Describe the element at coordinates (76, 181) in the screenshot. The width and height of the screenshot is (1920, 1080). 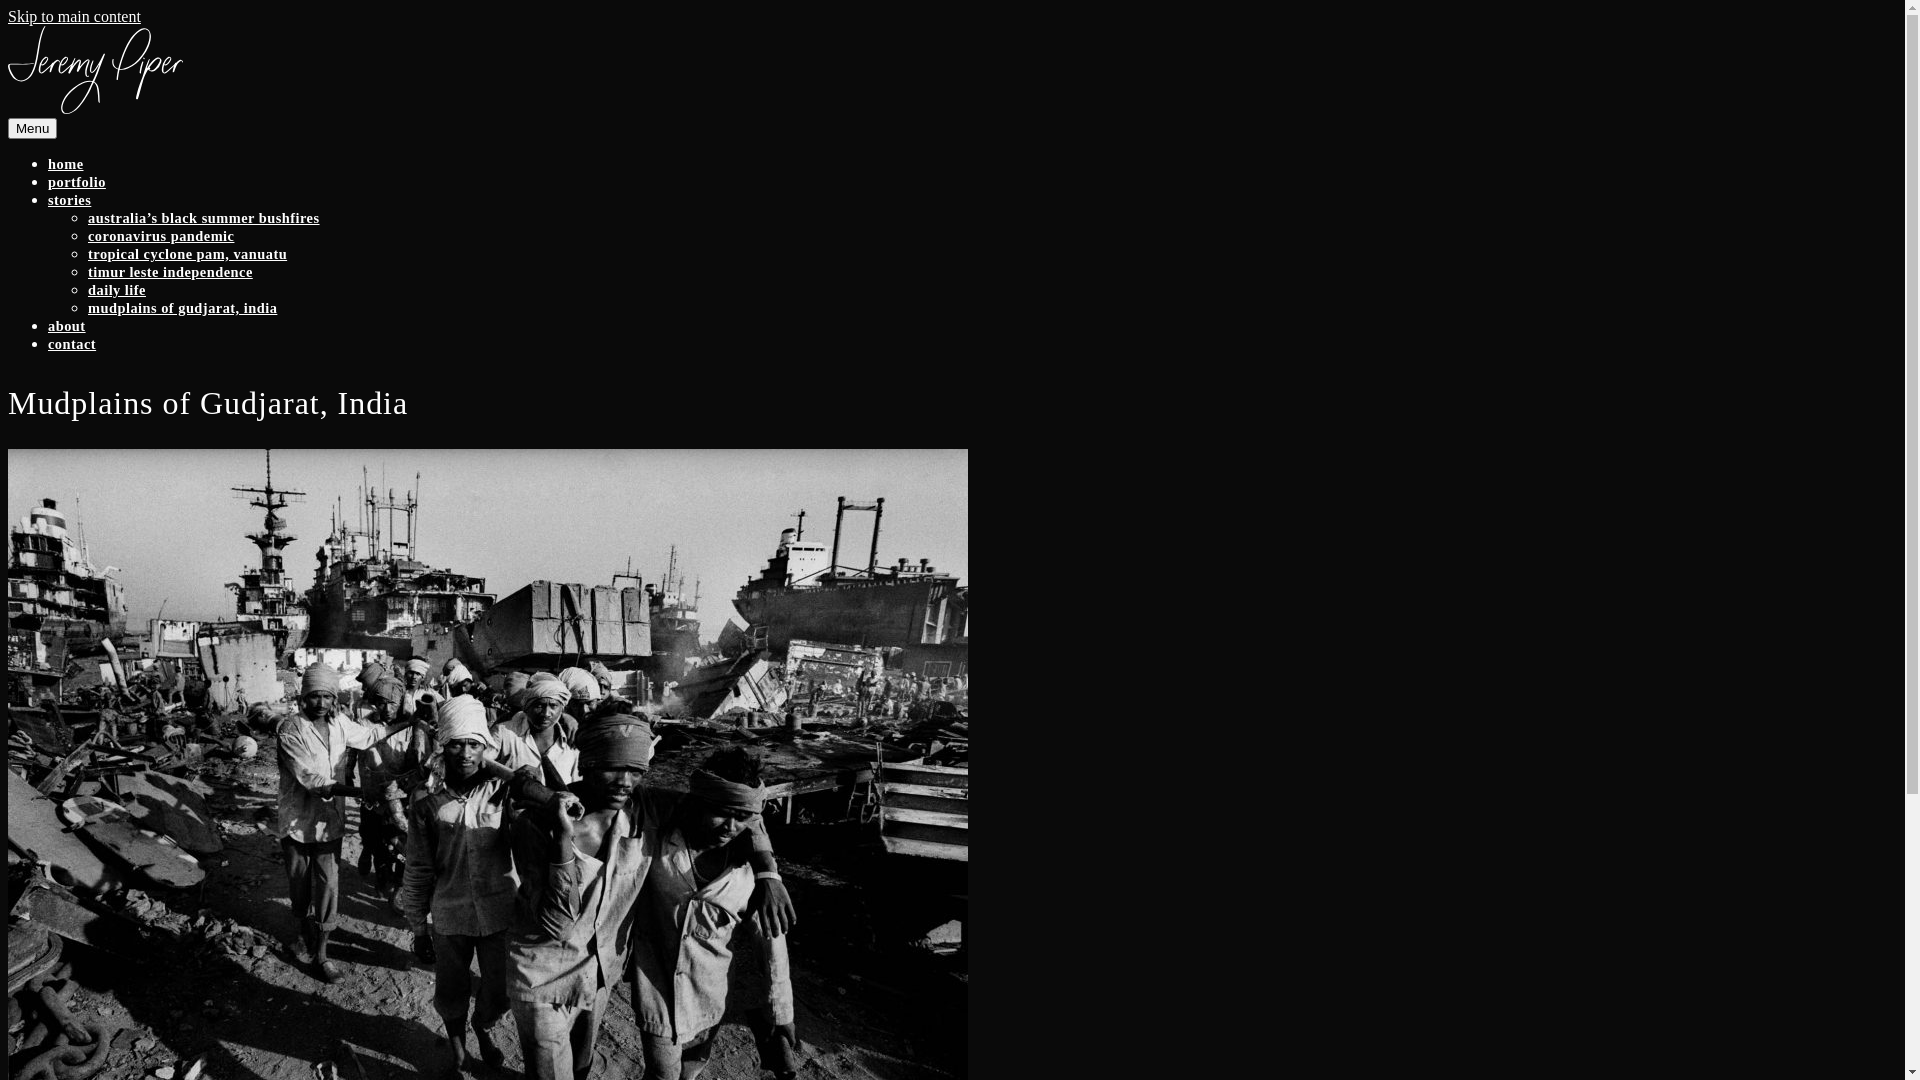
I see `'portfolio'` at that location.